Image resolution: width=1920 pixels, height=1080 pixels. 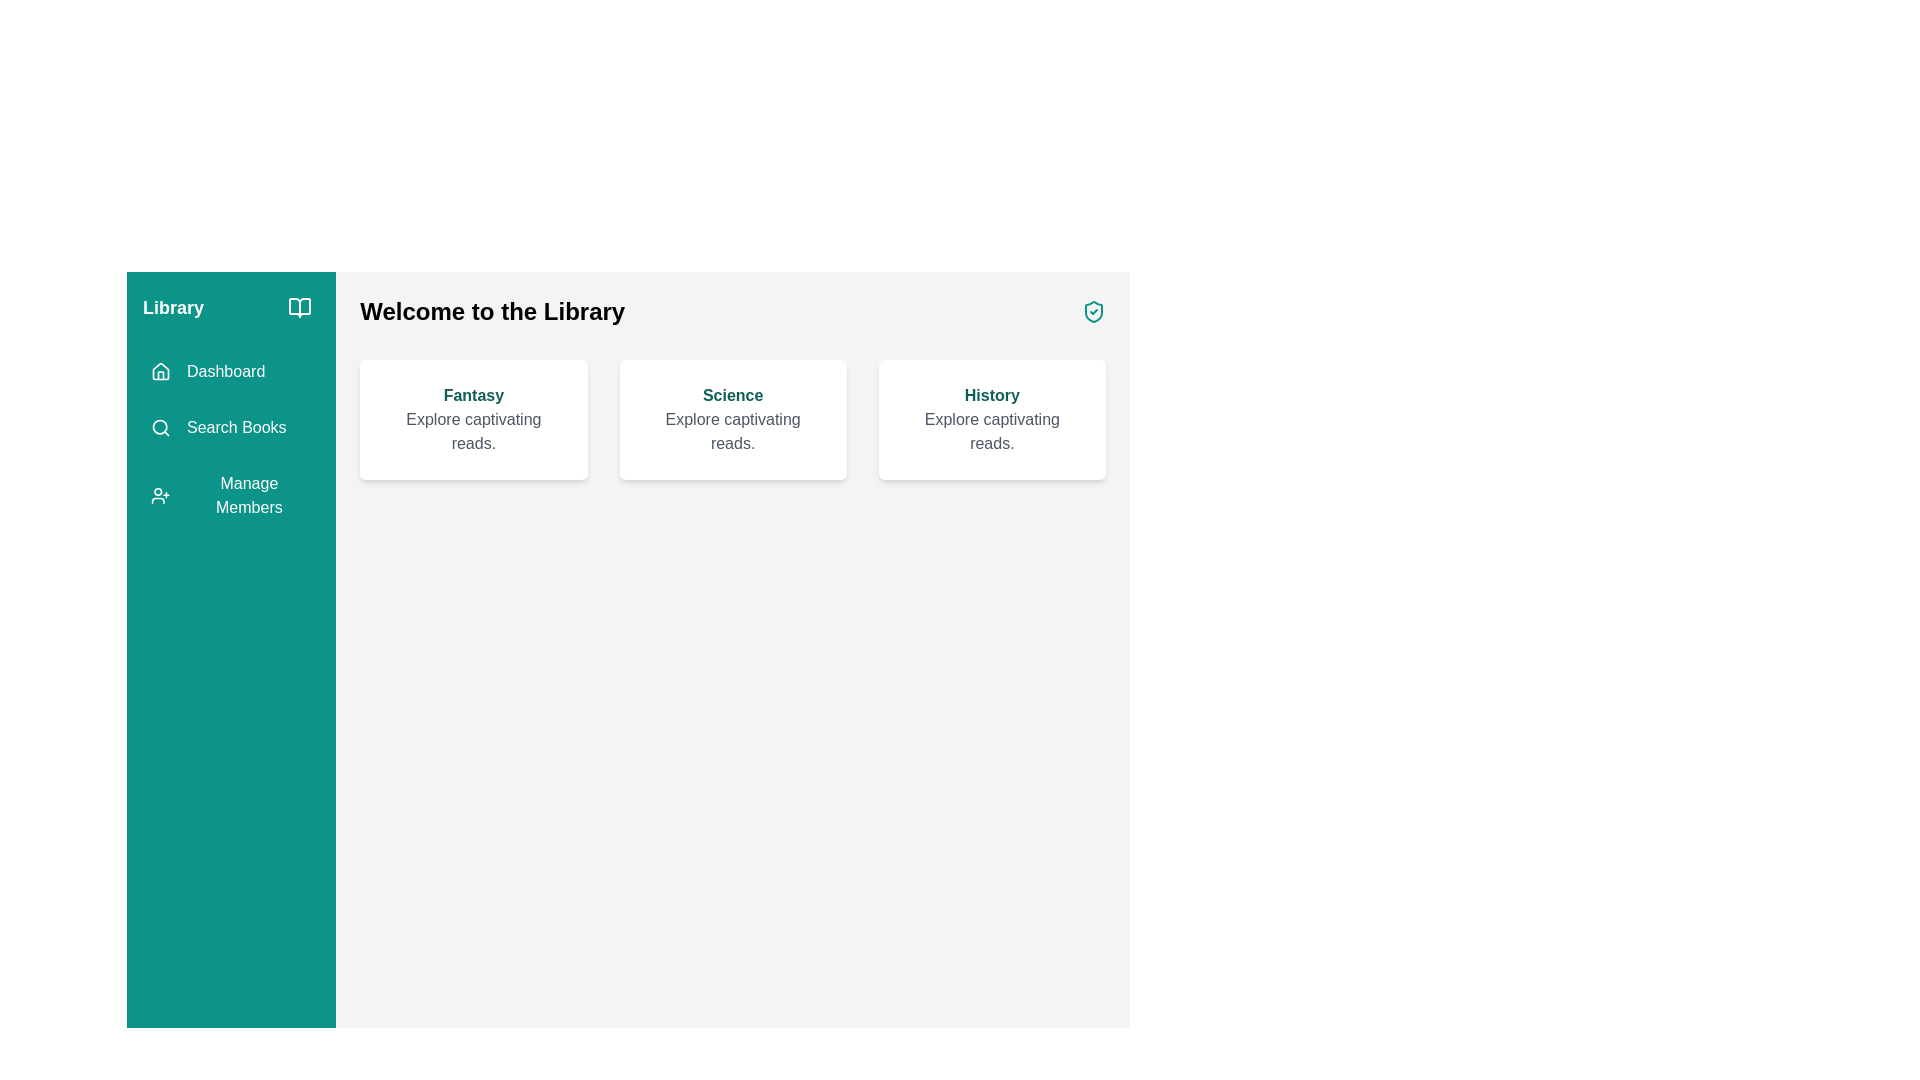 What do you see at coordinates (173, 308) in the screenshot?
I see `the 'Library' text label, which is a bold, large font label with a teal-colored background located in the top-left of the sidebar menu` at bounding box center [173, 308].